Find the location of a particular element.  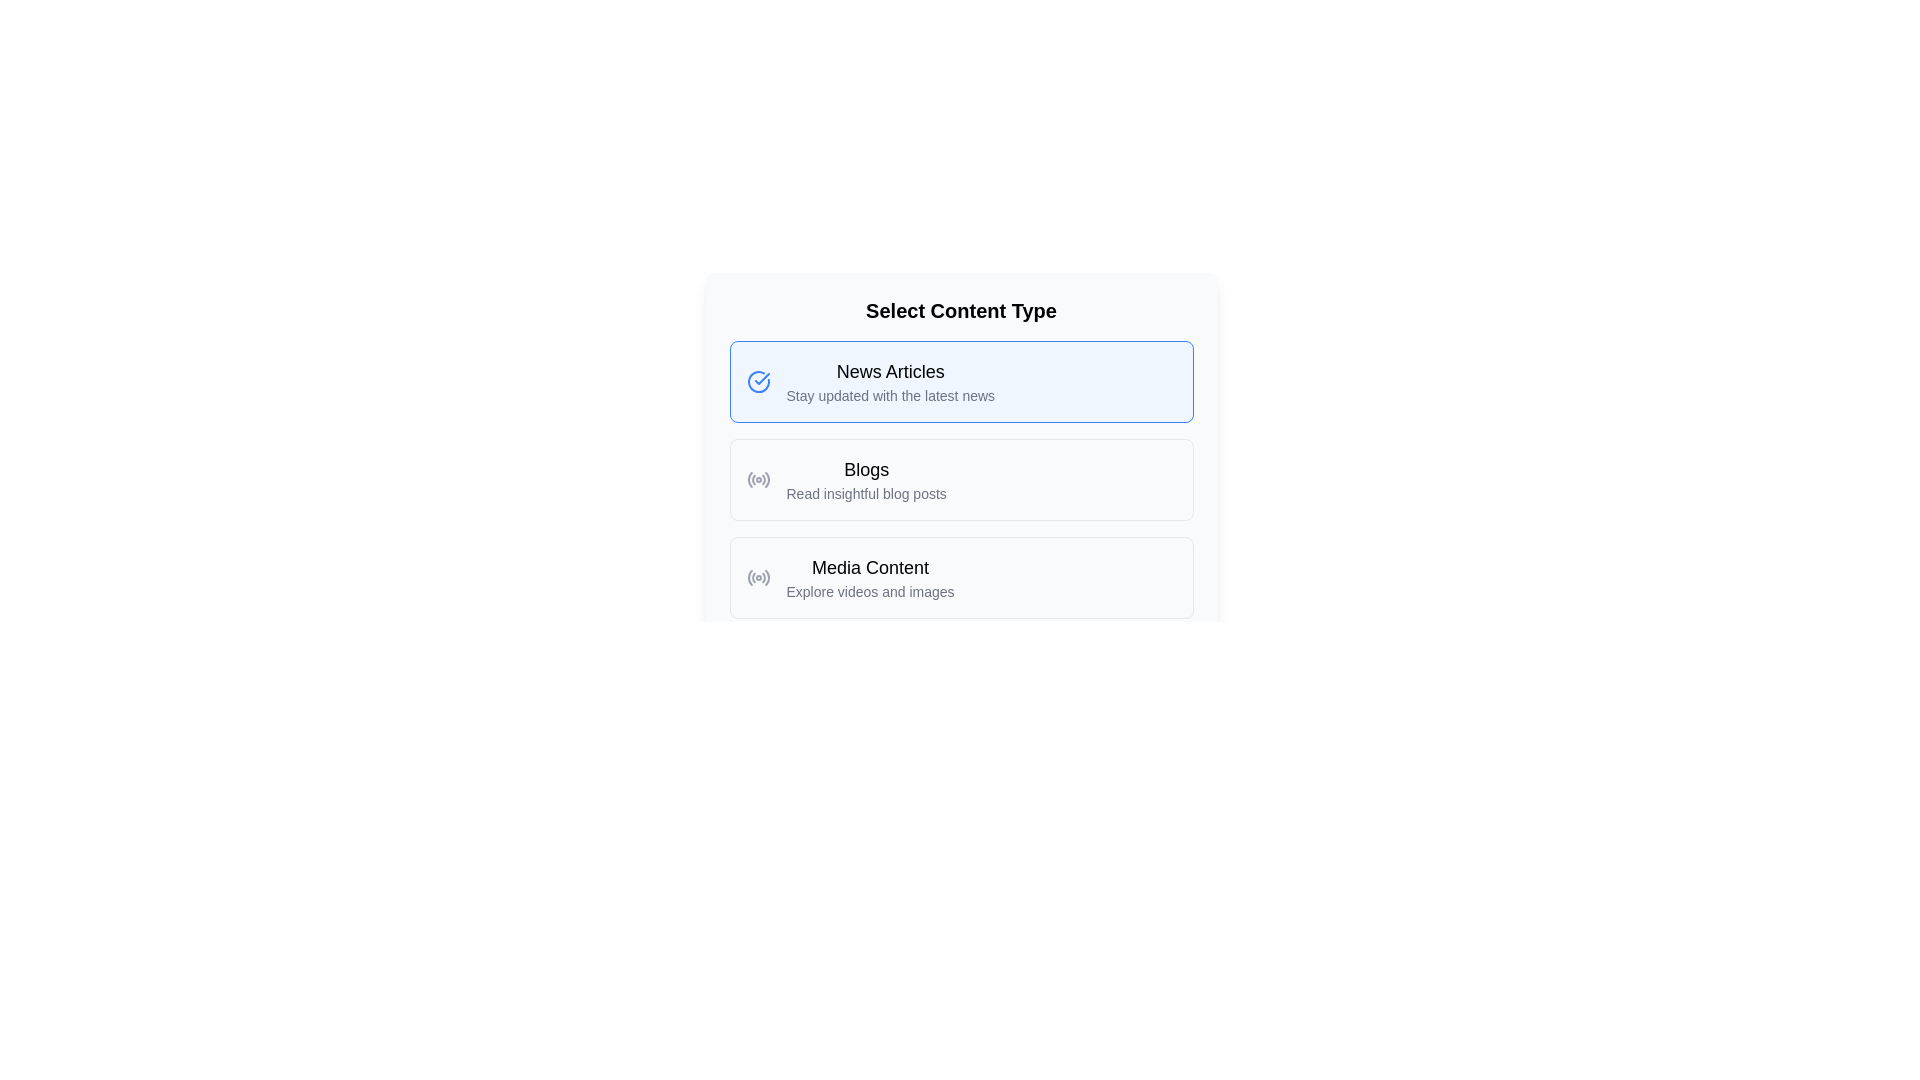

the selectable list item labeled 'Blogs' is located at coordinates (846, 479).